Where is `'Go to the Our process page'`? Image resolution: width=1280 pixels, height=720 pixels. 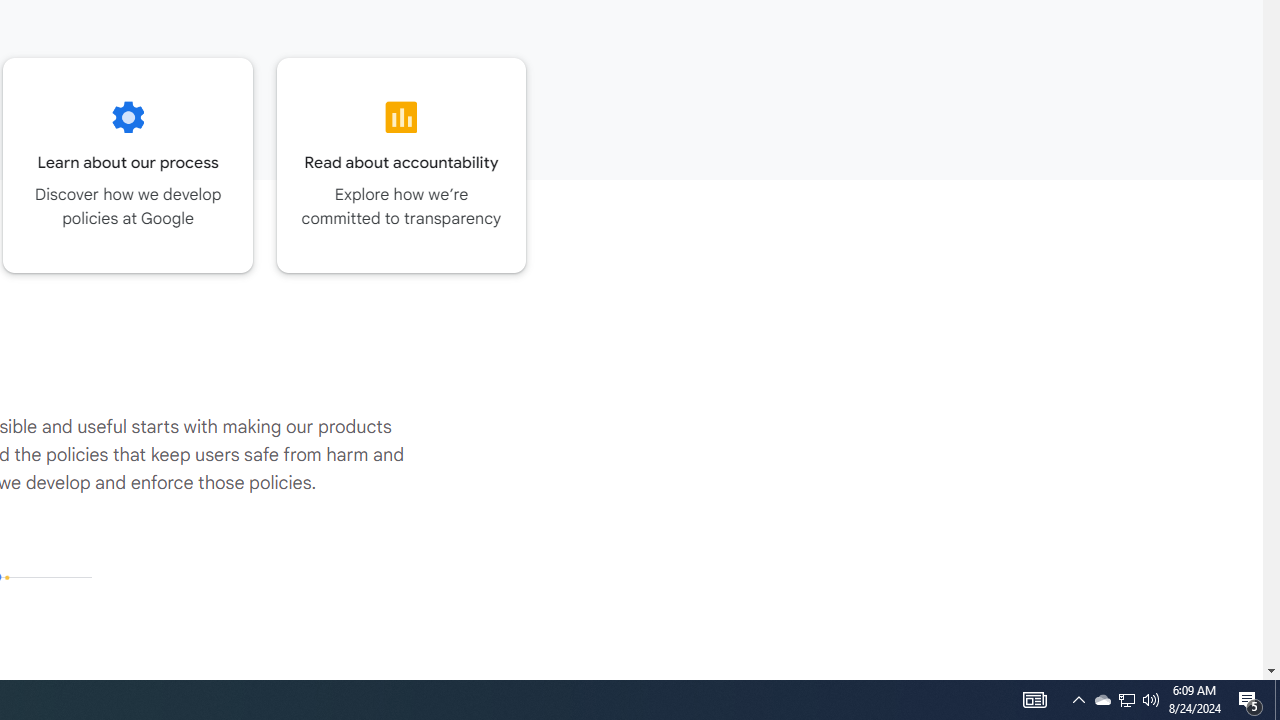
'Go to the Our process page' is located at coordinates (127, 164).